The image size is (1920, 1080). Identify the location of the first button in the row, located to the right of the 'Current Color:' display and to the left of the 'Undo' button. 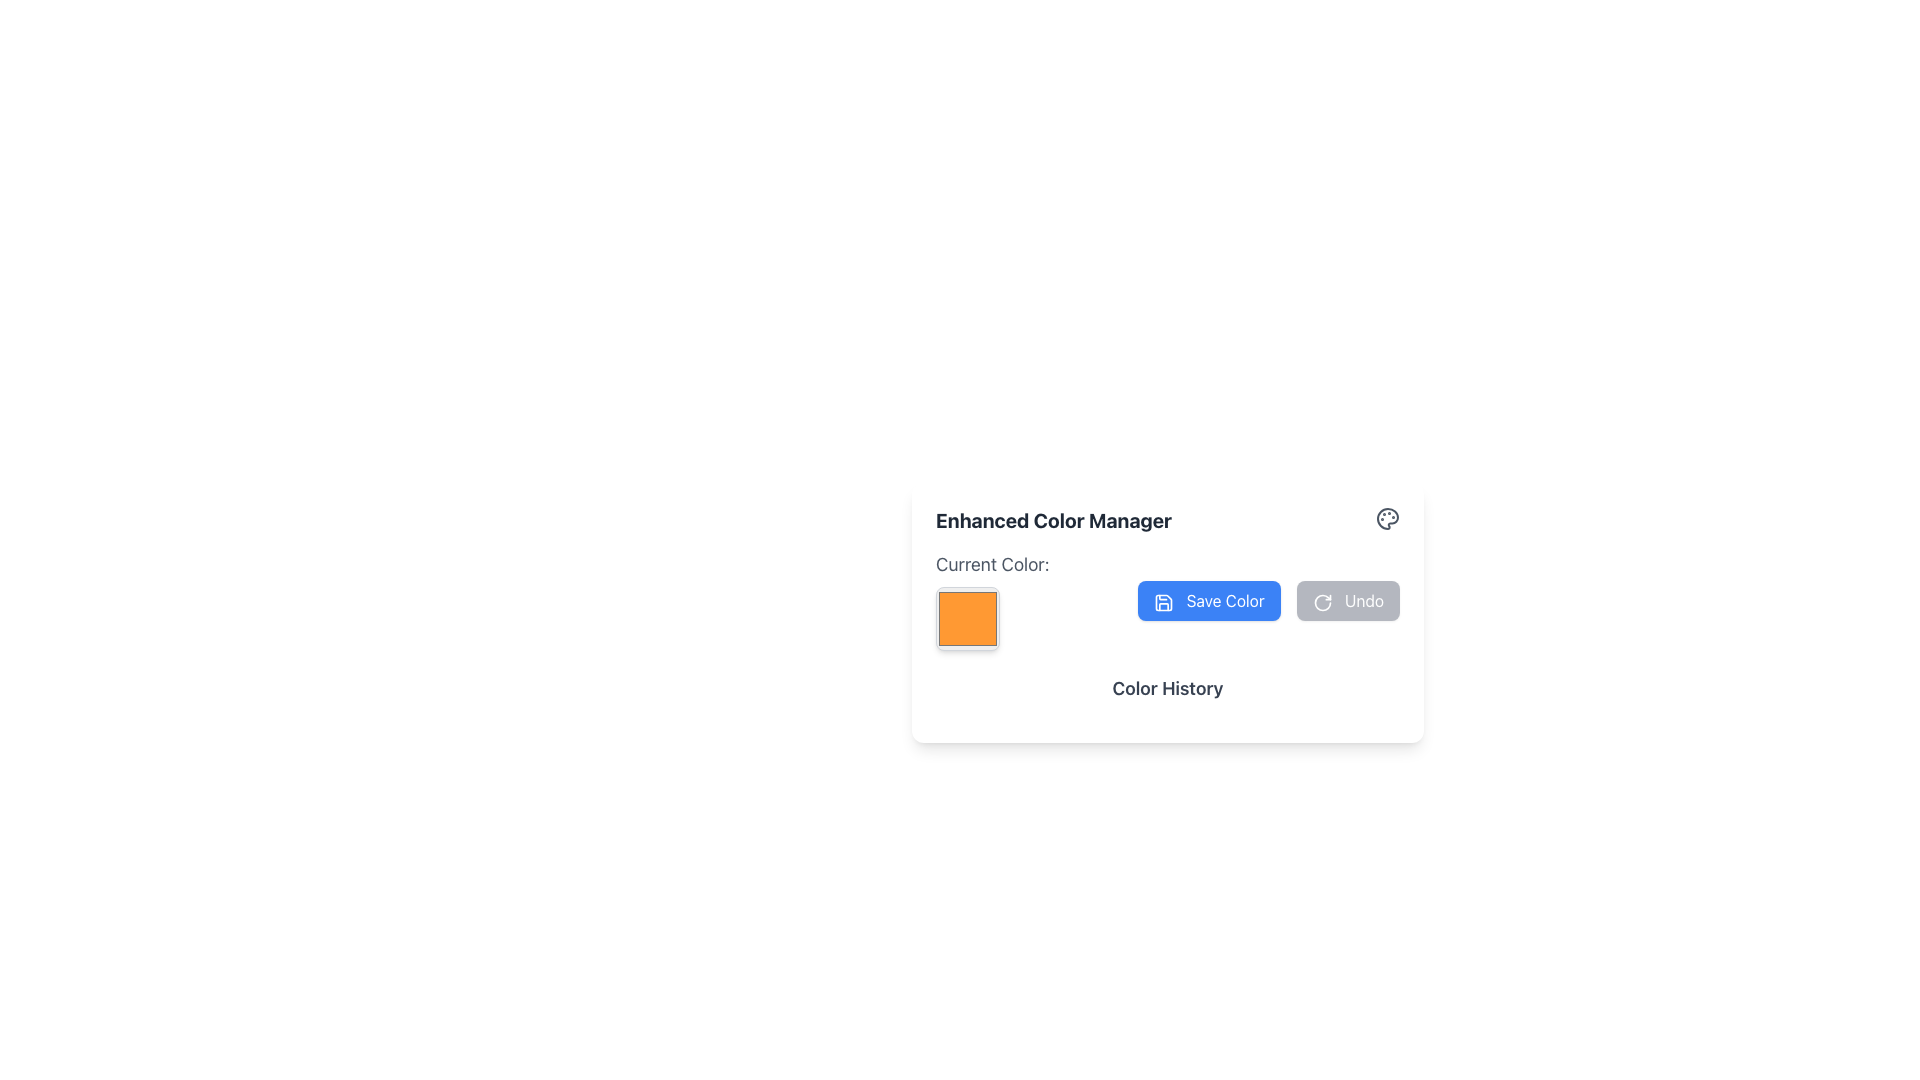
(1208, 600).